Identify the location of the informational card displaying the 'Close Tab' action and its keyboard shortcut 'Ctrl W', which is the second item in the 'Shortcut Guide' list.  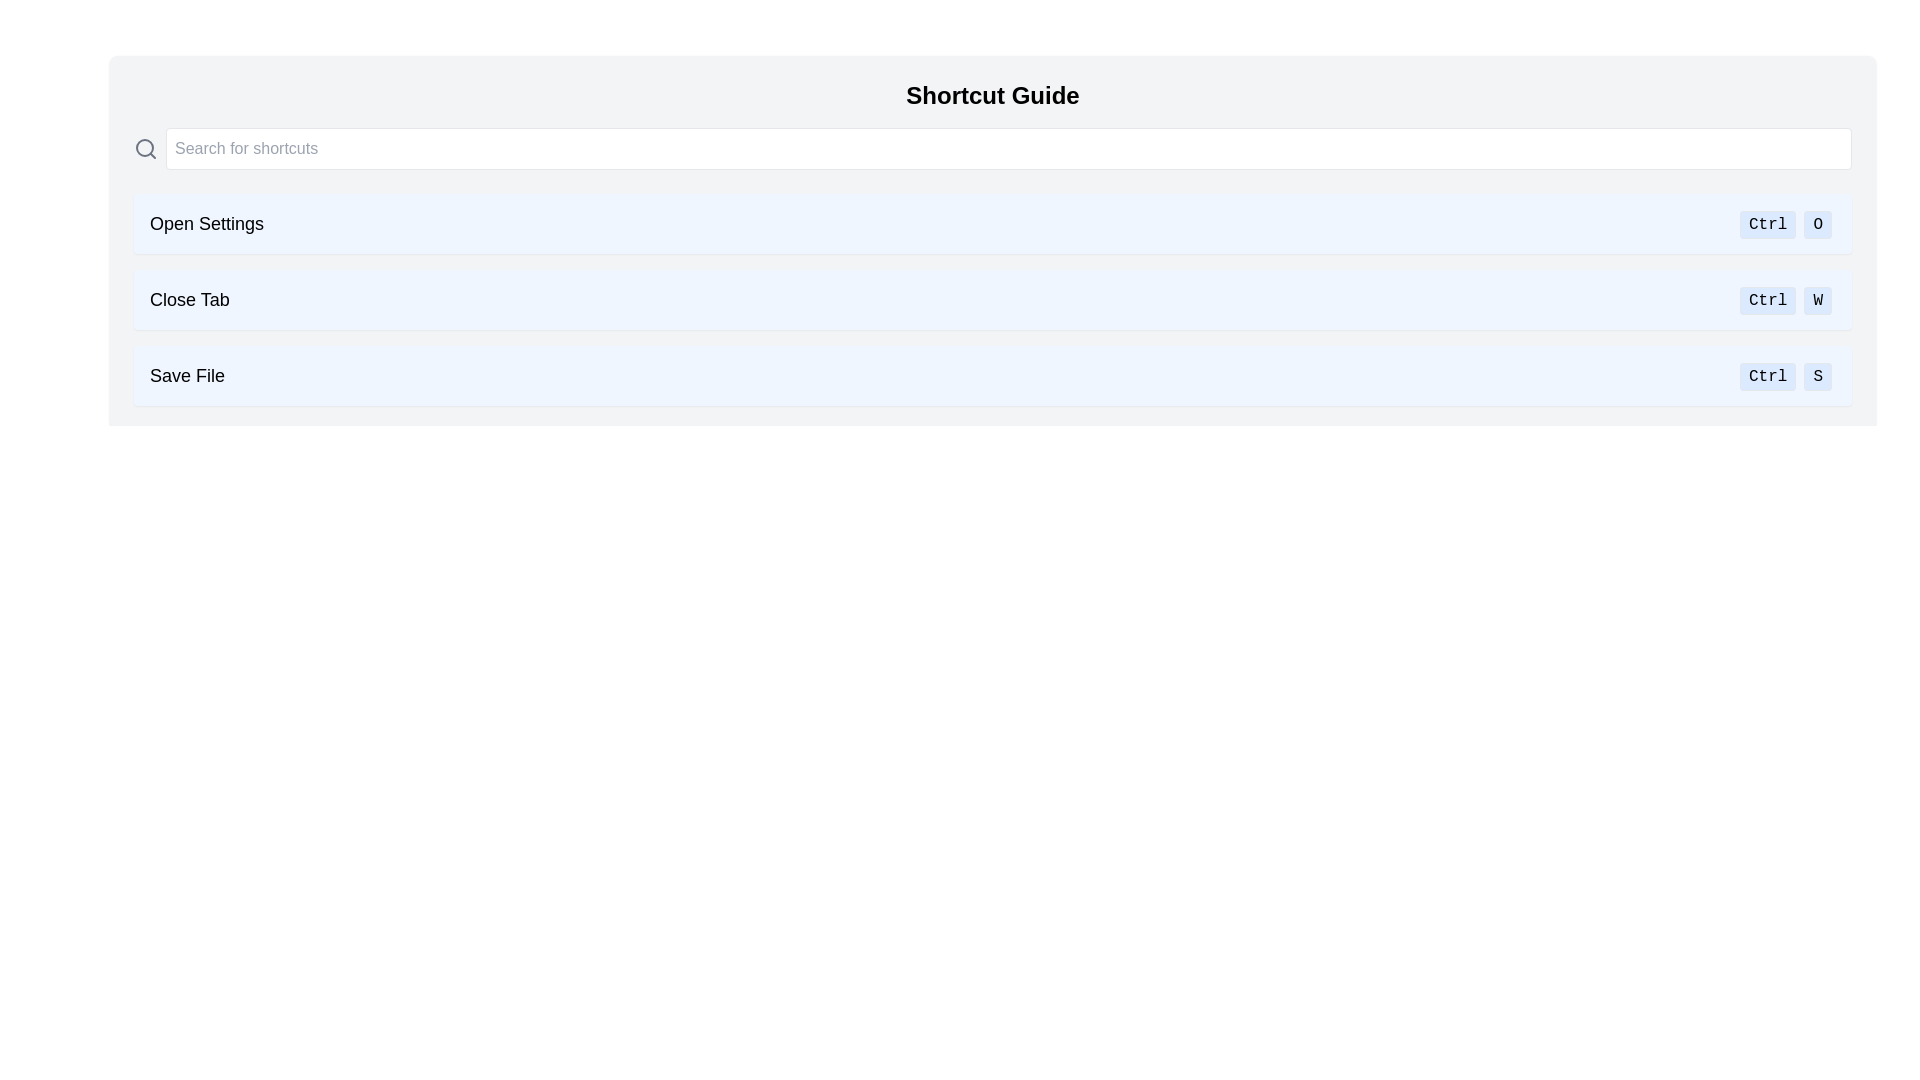
(993, 300).